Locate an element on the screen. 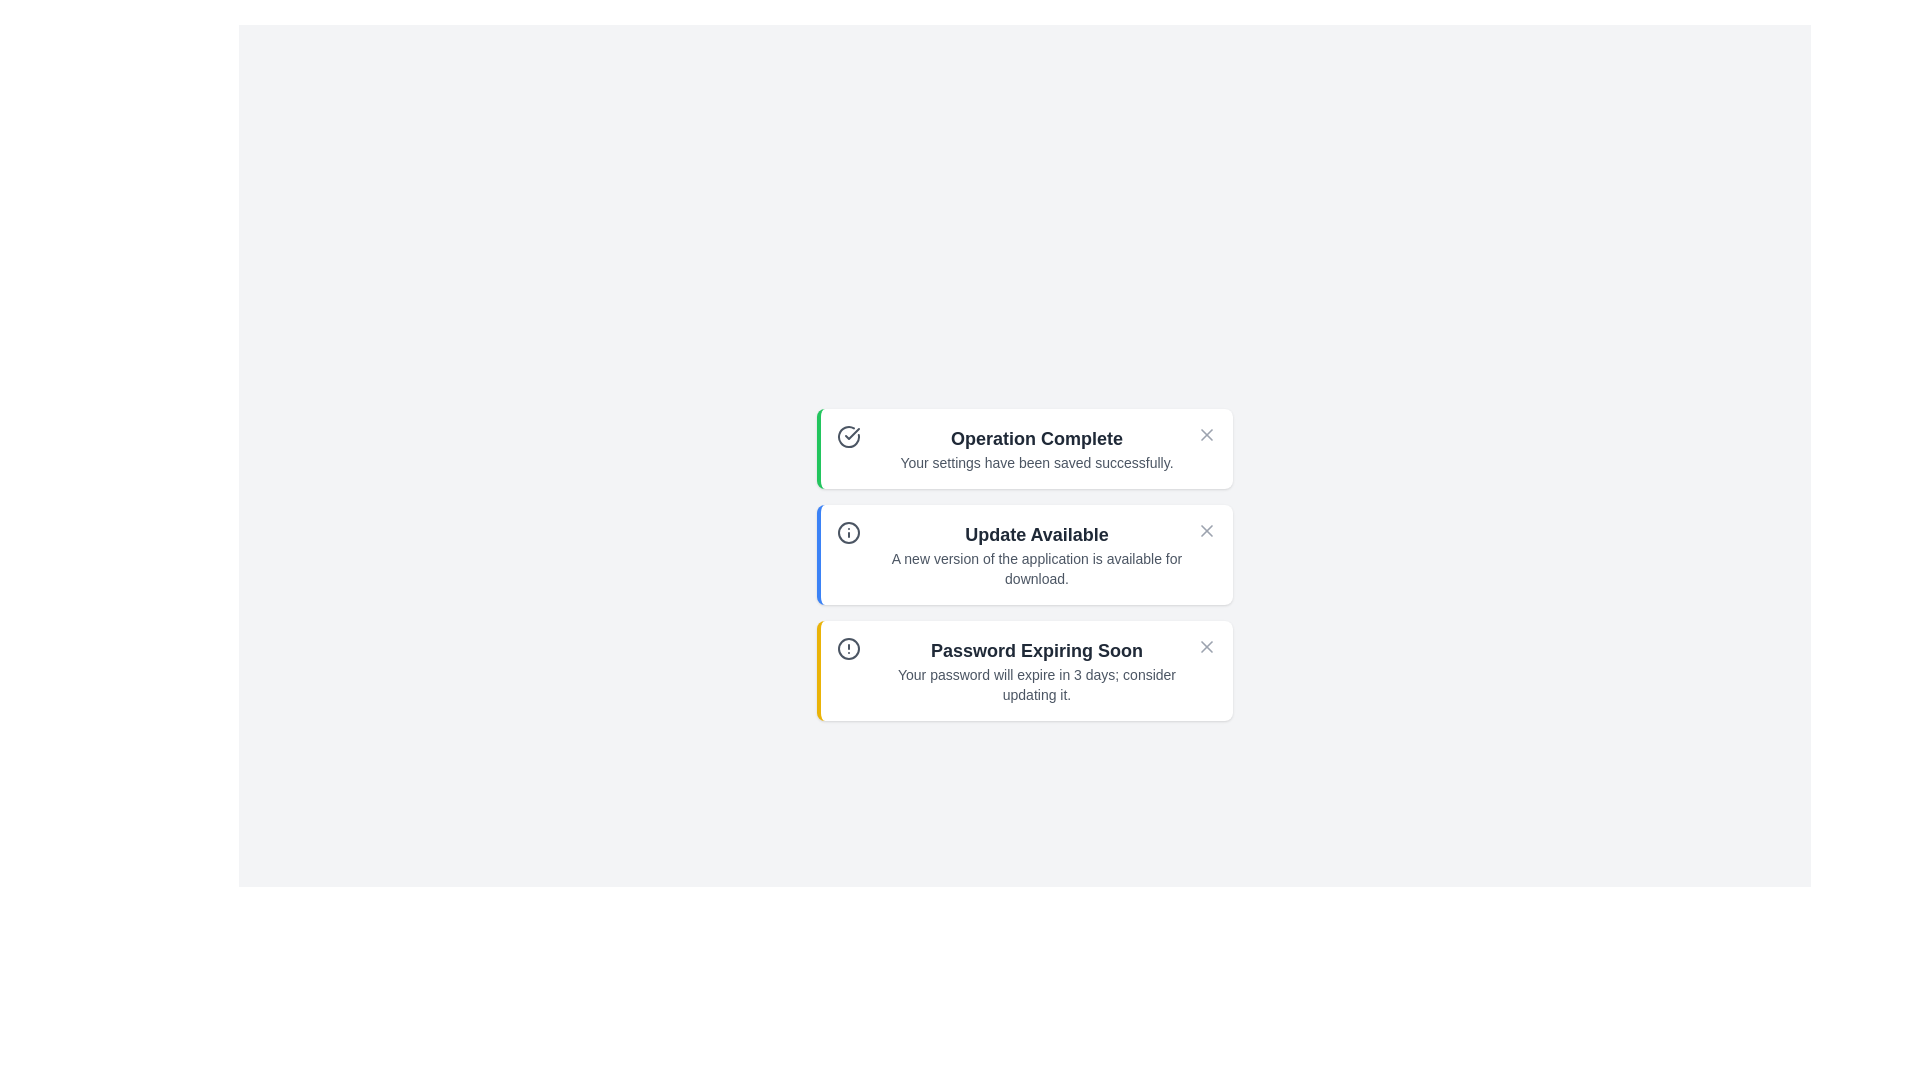  the text label that indicates the user's settings have been successfully saved, located below the 'Operation Complete' text within the notification card is located at coordinates (1036, 462).